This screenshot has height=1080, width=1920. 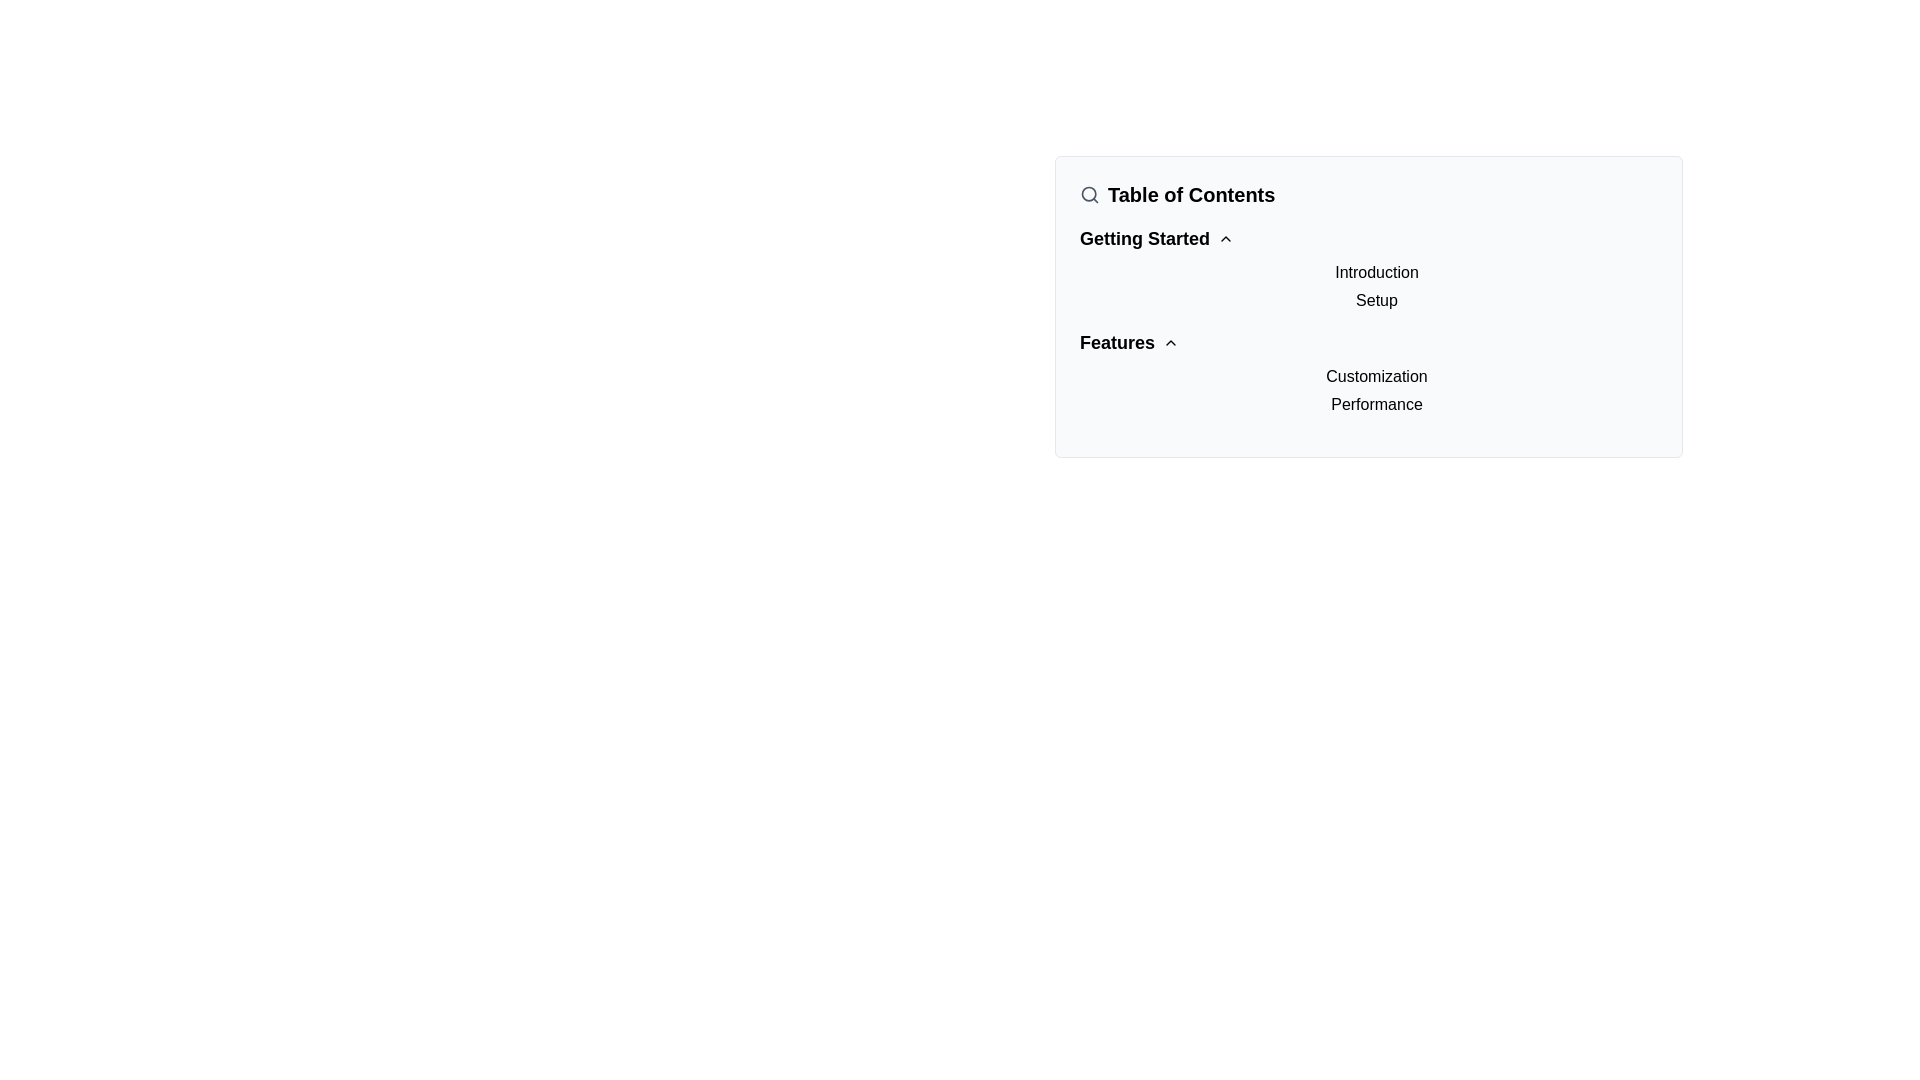 I want to click on the 'Customization' and 'Performance' subsections text element located within the 'Features' category in the table of contents panel, so click(x=1367, y=390).